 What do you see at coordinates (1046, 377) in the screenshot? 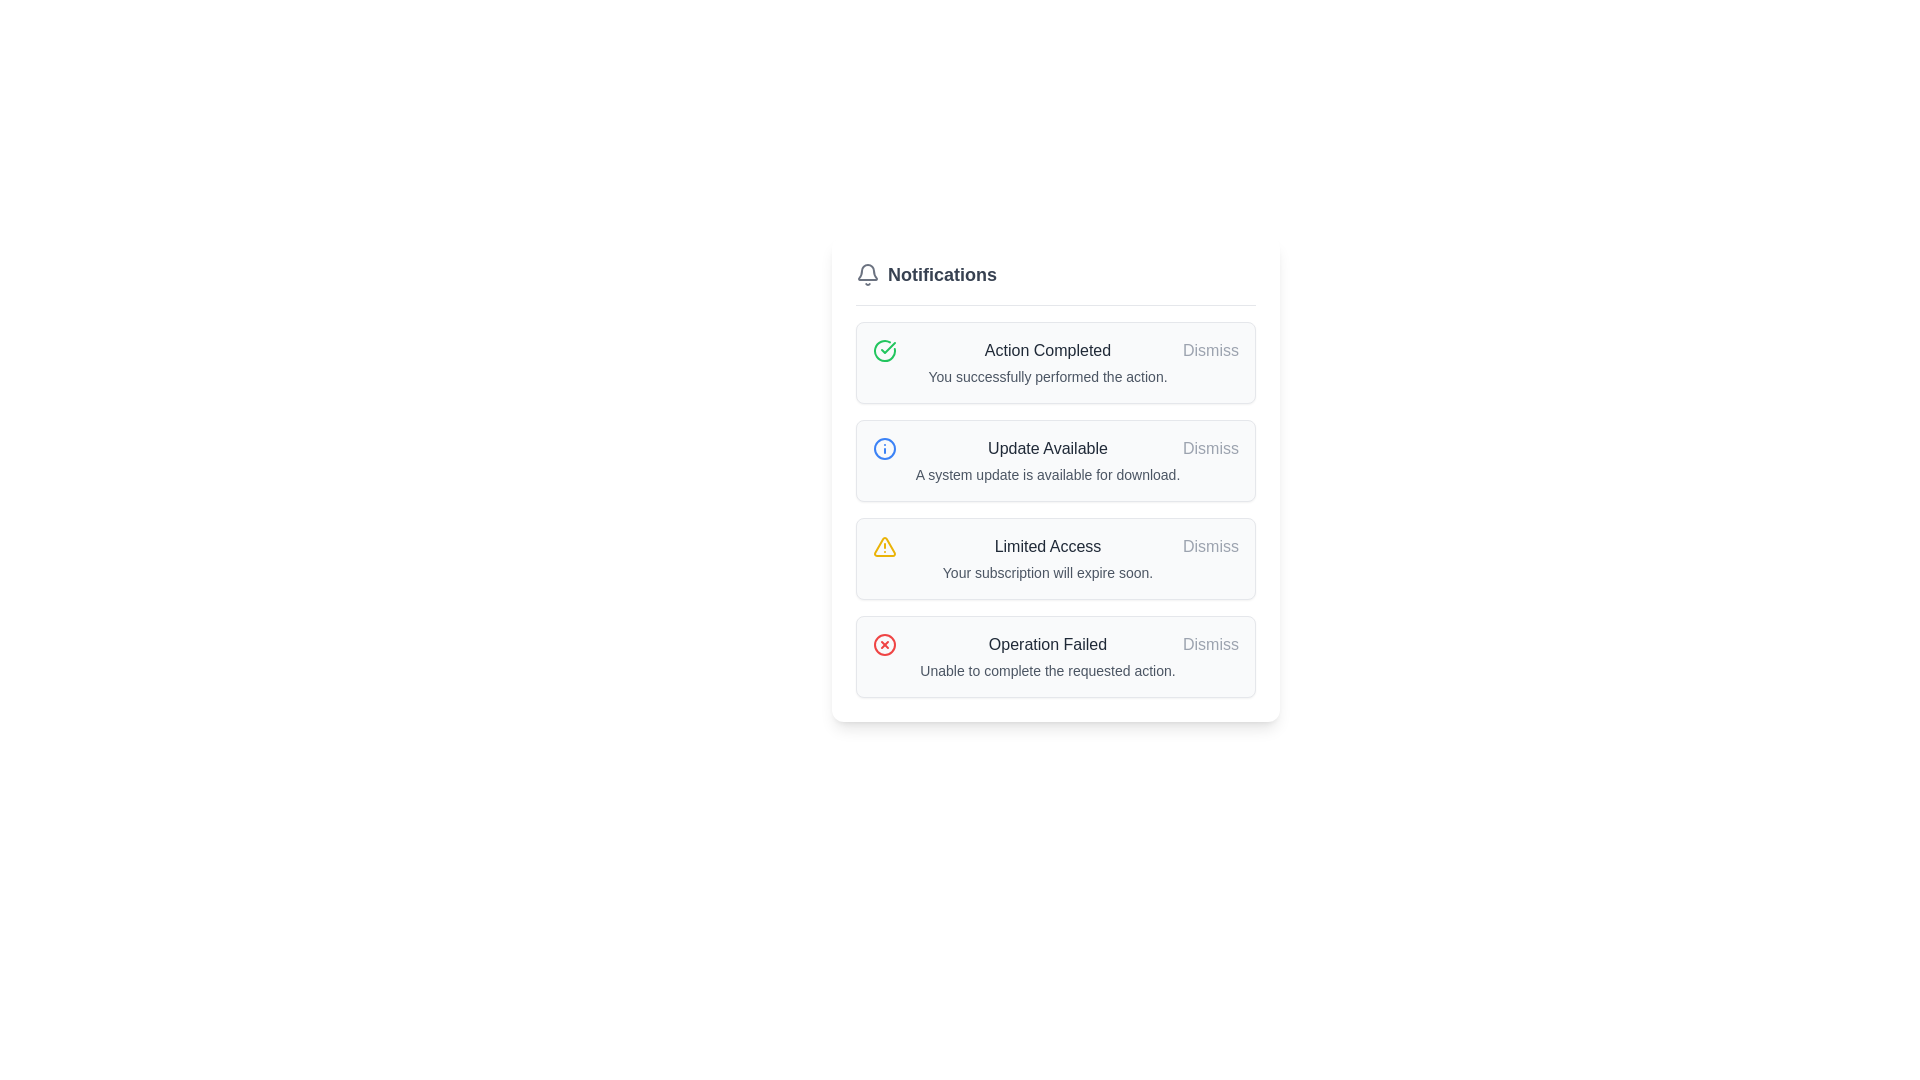
I see `the text display element with a gray font color located immediately below the 'Action Completed' title in the notification card` at bounding box center [1046, 377].